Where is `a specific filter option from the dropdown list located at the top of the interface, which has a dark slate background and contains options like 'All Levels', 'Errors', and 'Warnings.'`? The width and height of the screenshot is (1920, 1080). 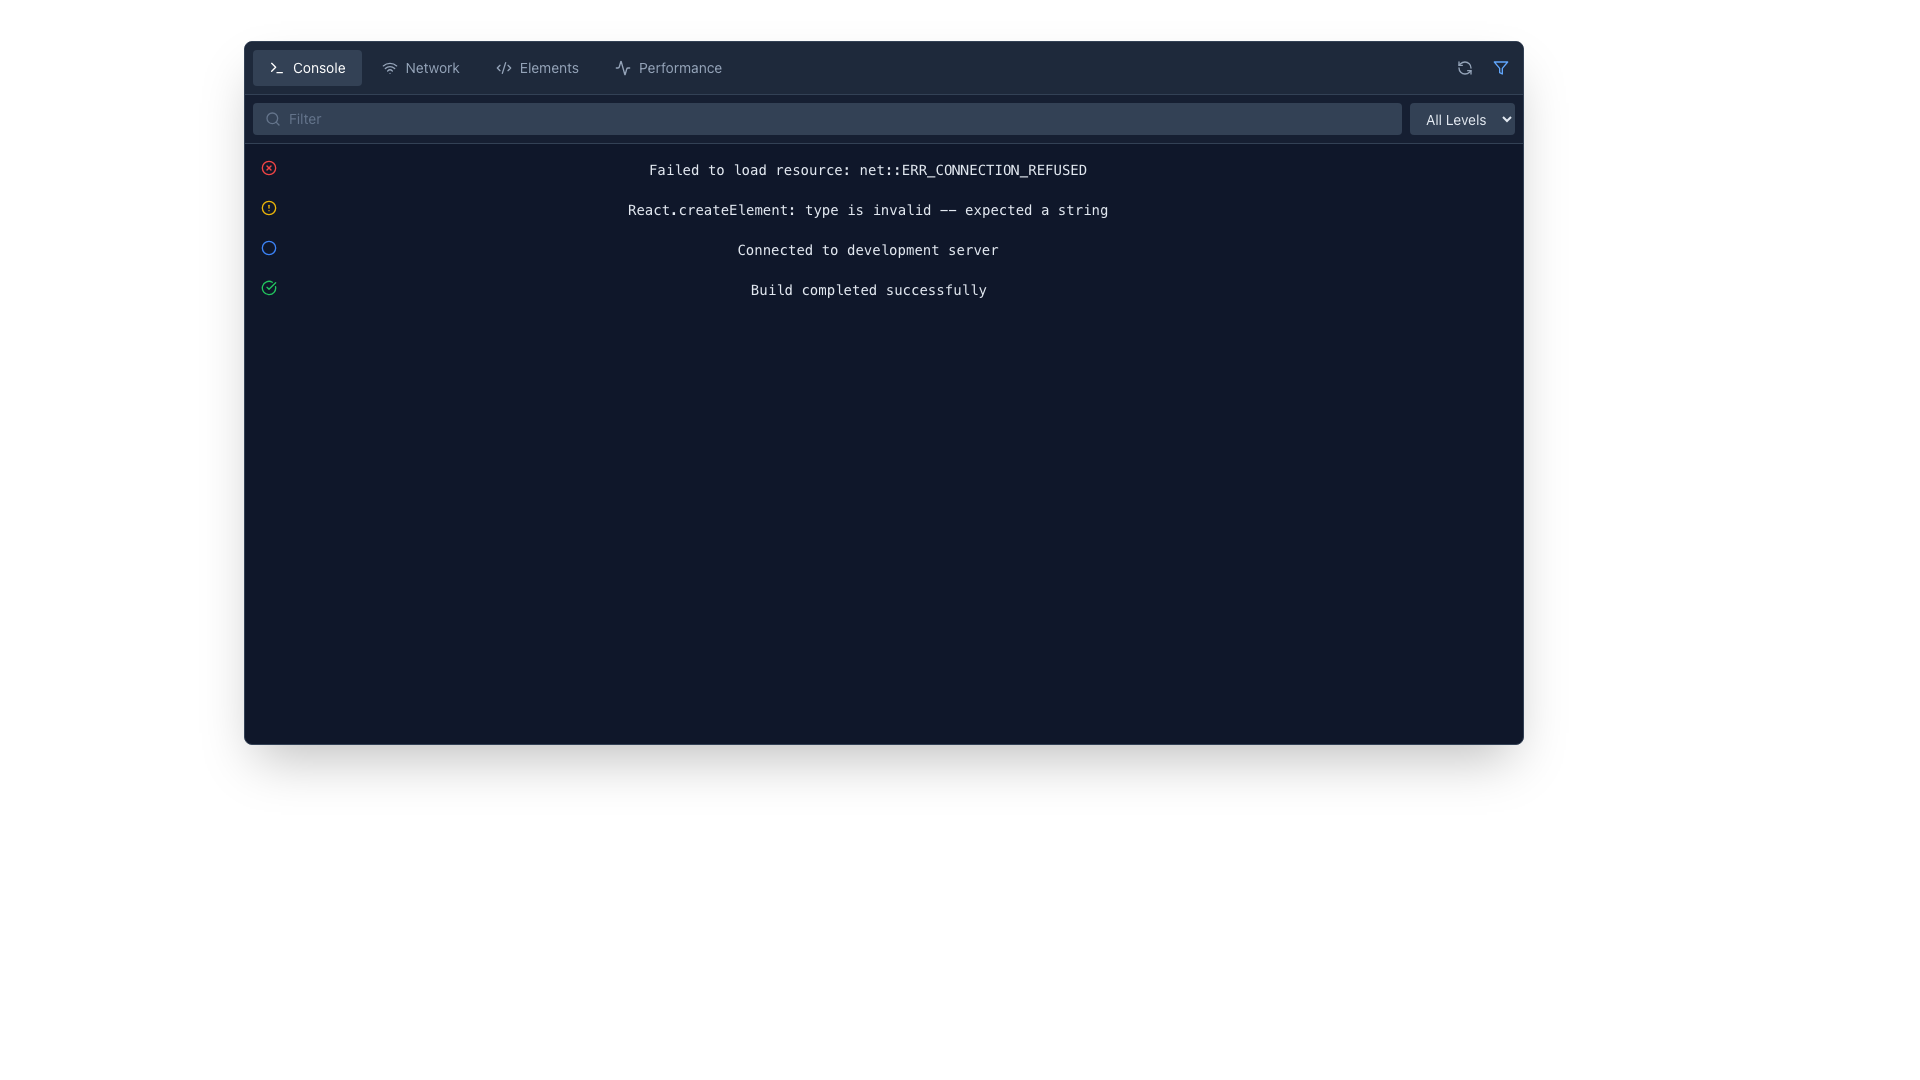
a specific filter option from the dropdown list located at the top of the interface, which has a dark slate background and contains options like 'All Levels', 'Errors', and 'Warnings.' is located at coordinates (882, 119).